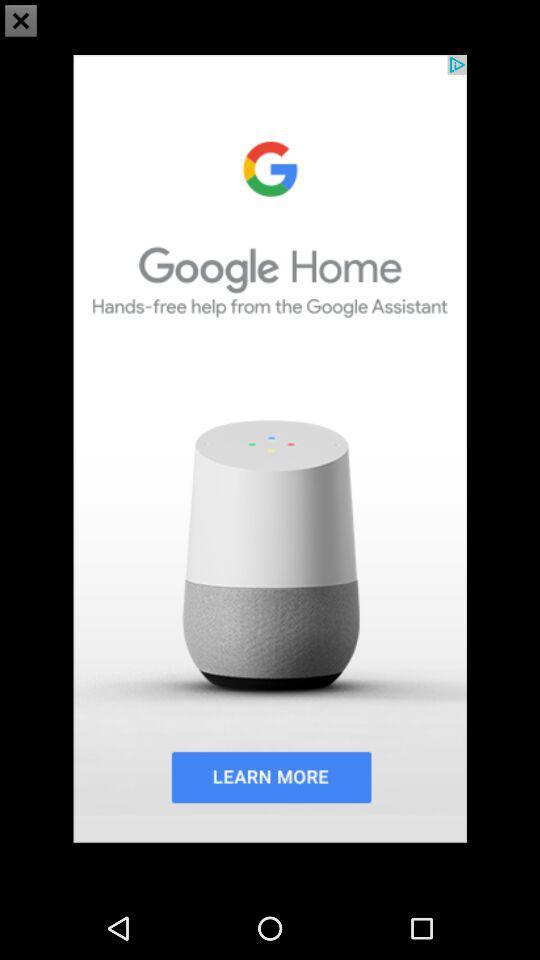 This screenshot has height=960, width=540. Describe the element at coordinates (20, 21) in the screenshot. I see `the close icon` at that location.